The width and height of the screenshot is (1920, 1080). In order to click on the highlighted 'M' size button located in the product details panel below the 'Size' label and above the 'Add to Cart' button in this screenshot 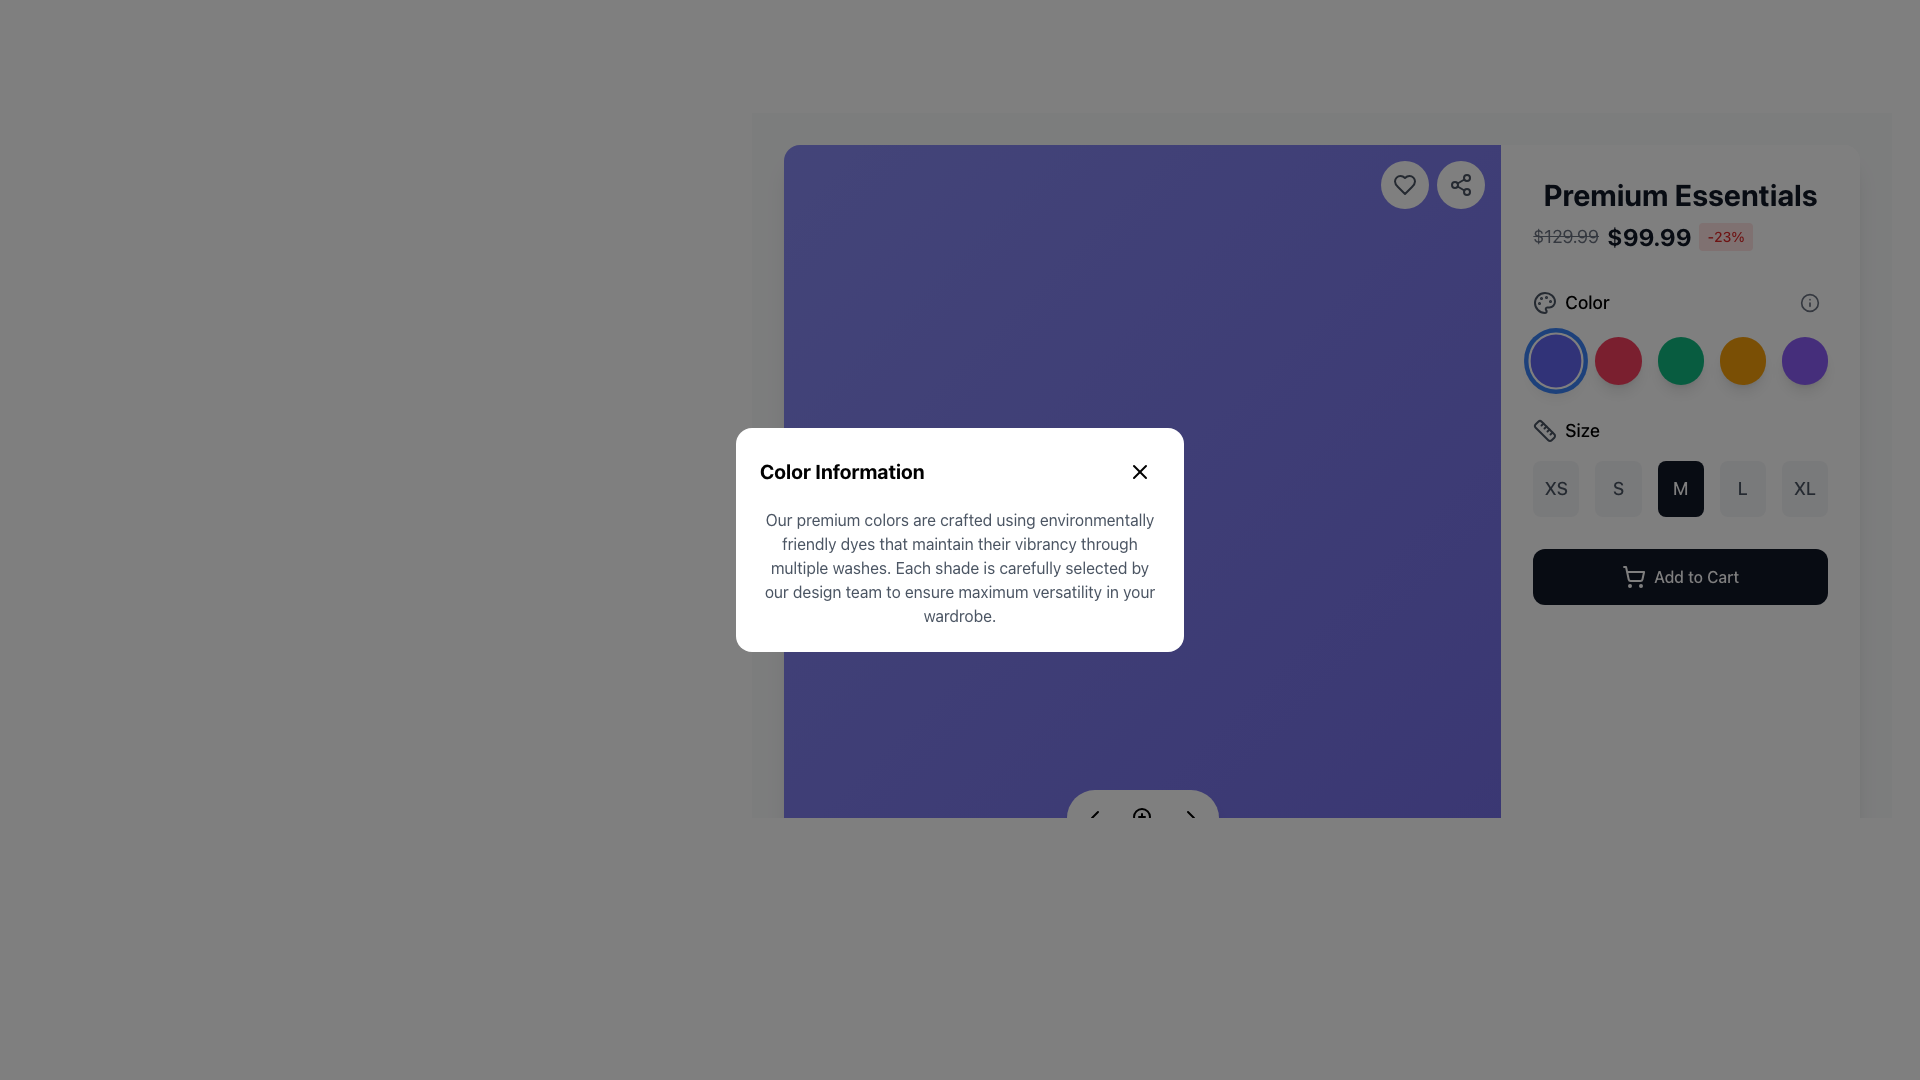, I will do `click(1680, 466)`.